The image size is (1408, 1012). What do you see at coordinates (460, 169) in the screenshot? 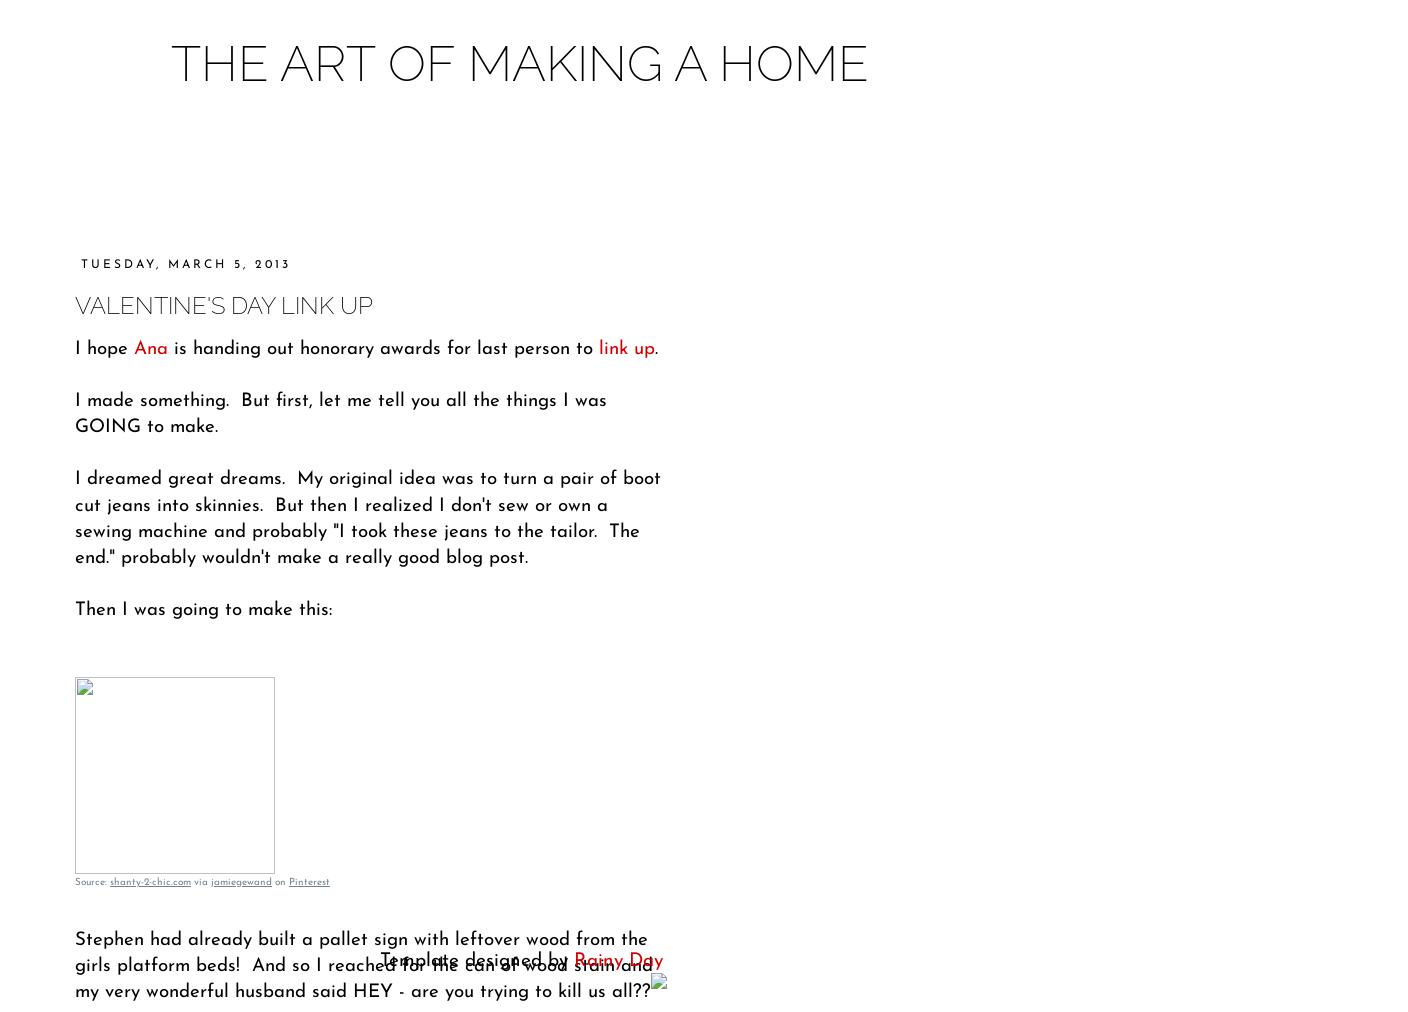
I see `'About'` at bounding box center [460, 169].